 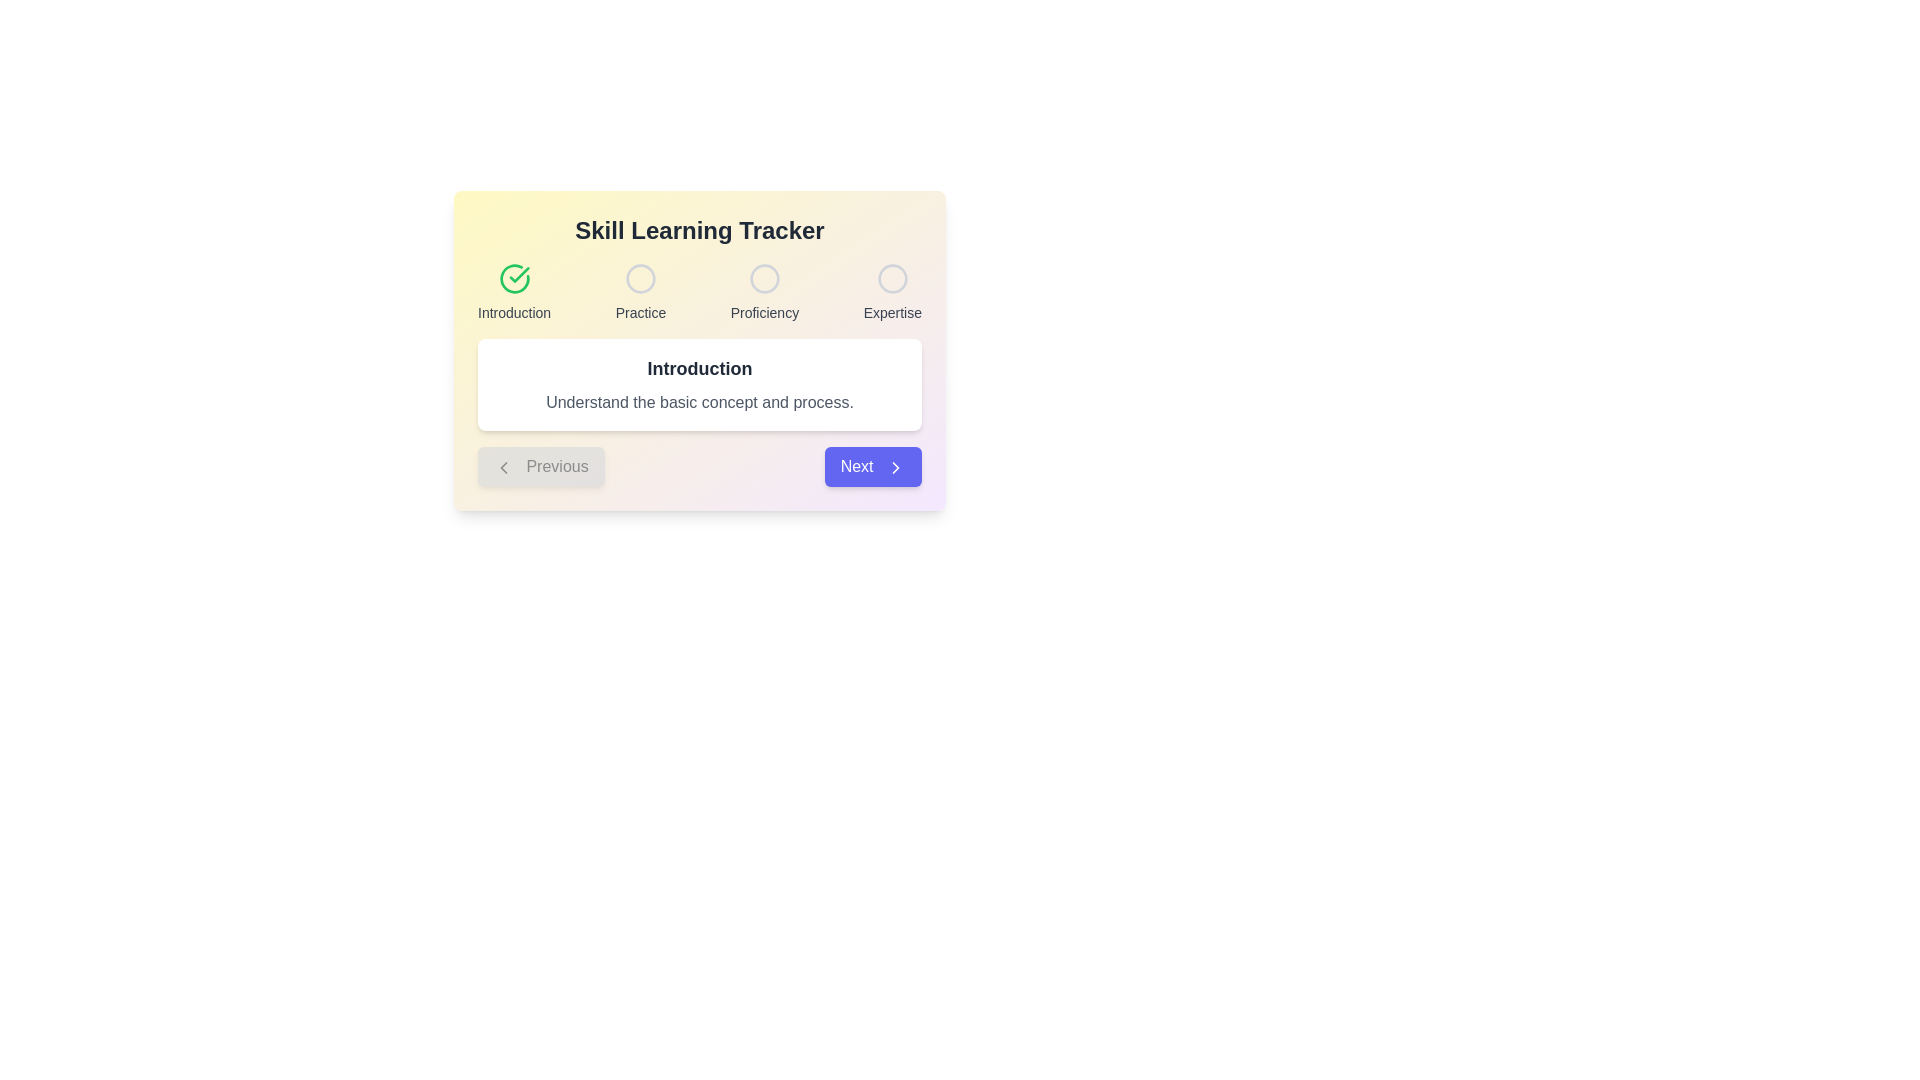 I want to click on the second circular graphic progress indicator that represents the 'Proficiency' stage, so click(x=763, y=278).